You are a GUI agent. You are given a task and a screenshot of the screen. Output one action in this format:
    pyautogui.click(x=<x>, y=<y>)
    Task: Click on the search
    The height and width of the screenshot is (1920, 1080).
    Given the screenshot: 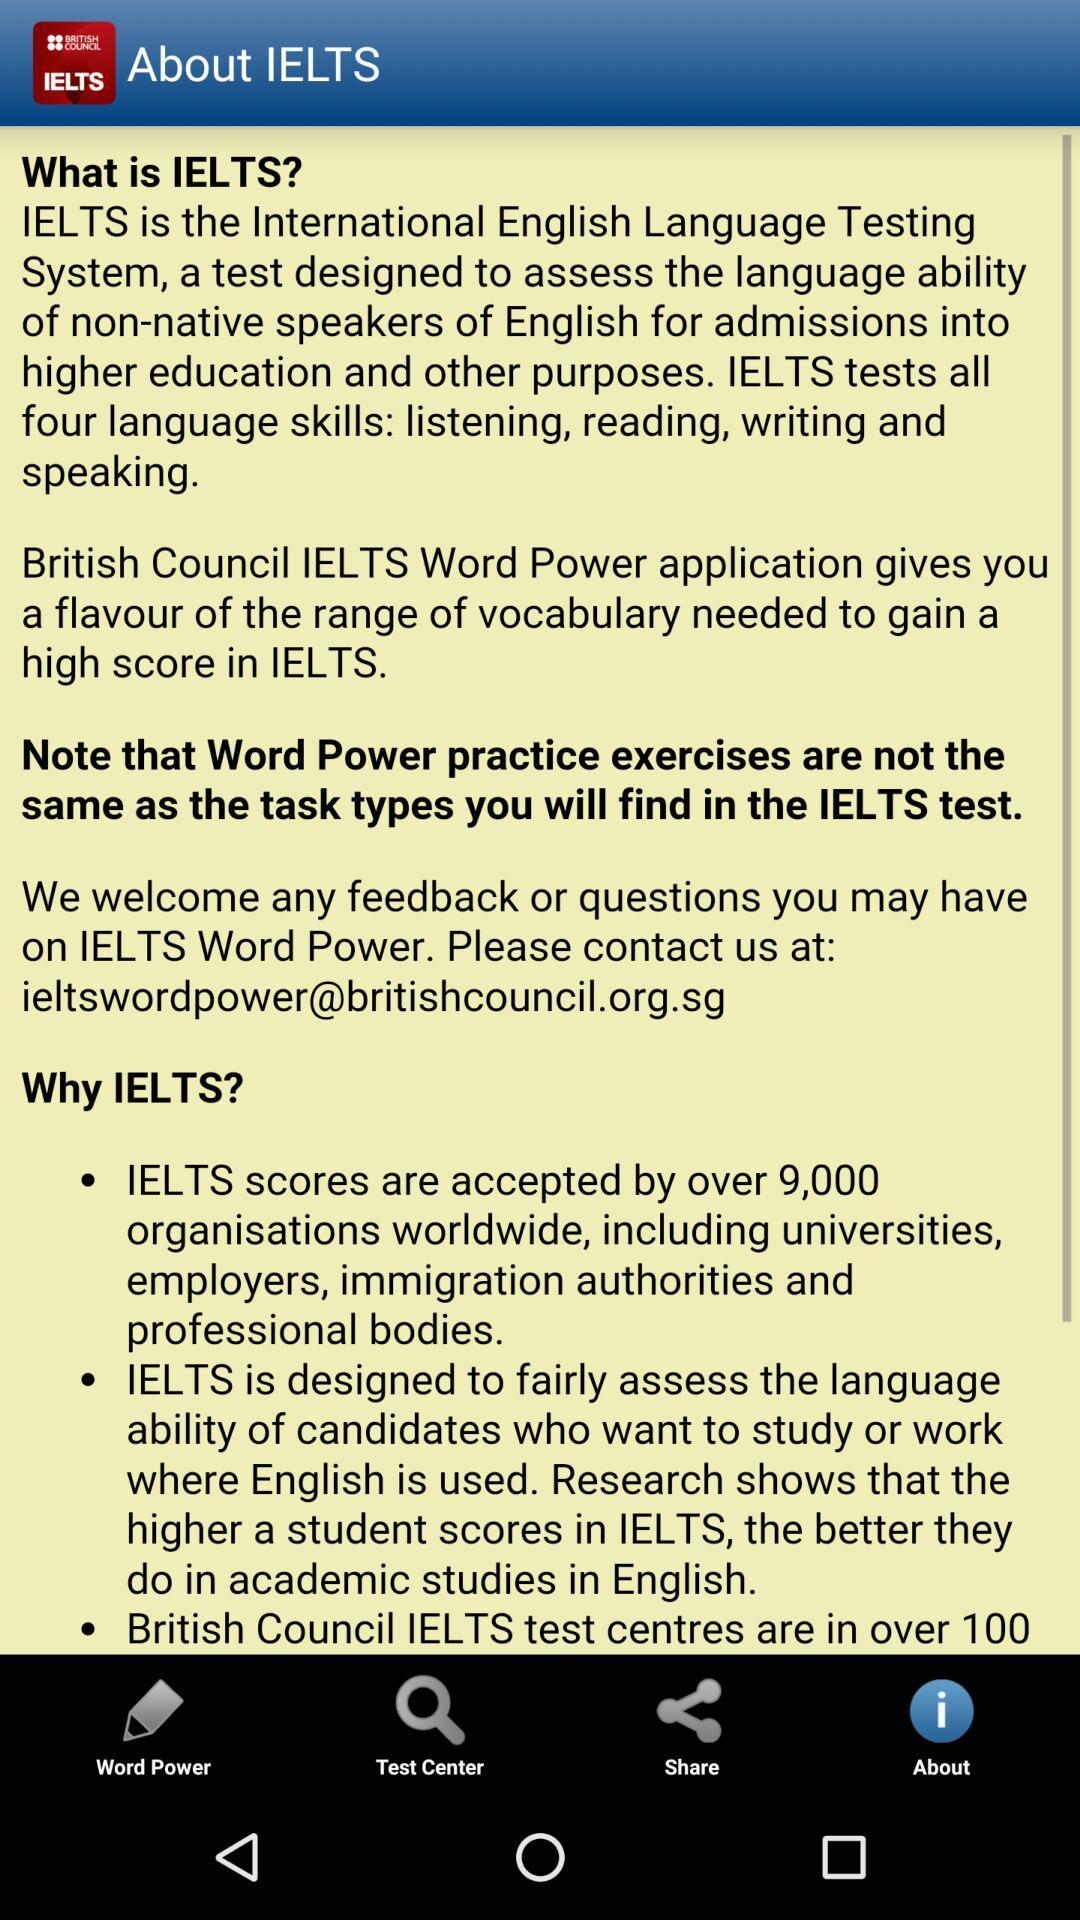 What is the action you would take?
    pyautogui.click(x=428, y=1708)
    